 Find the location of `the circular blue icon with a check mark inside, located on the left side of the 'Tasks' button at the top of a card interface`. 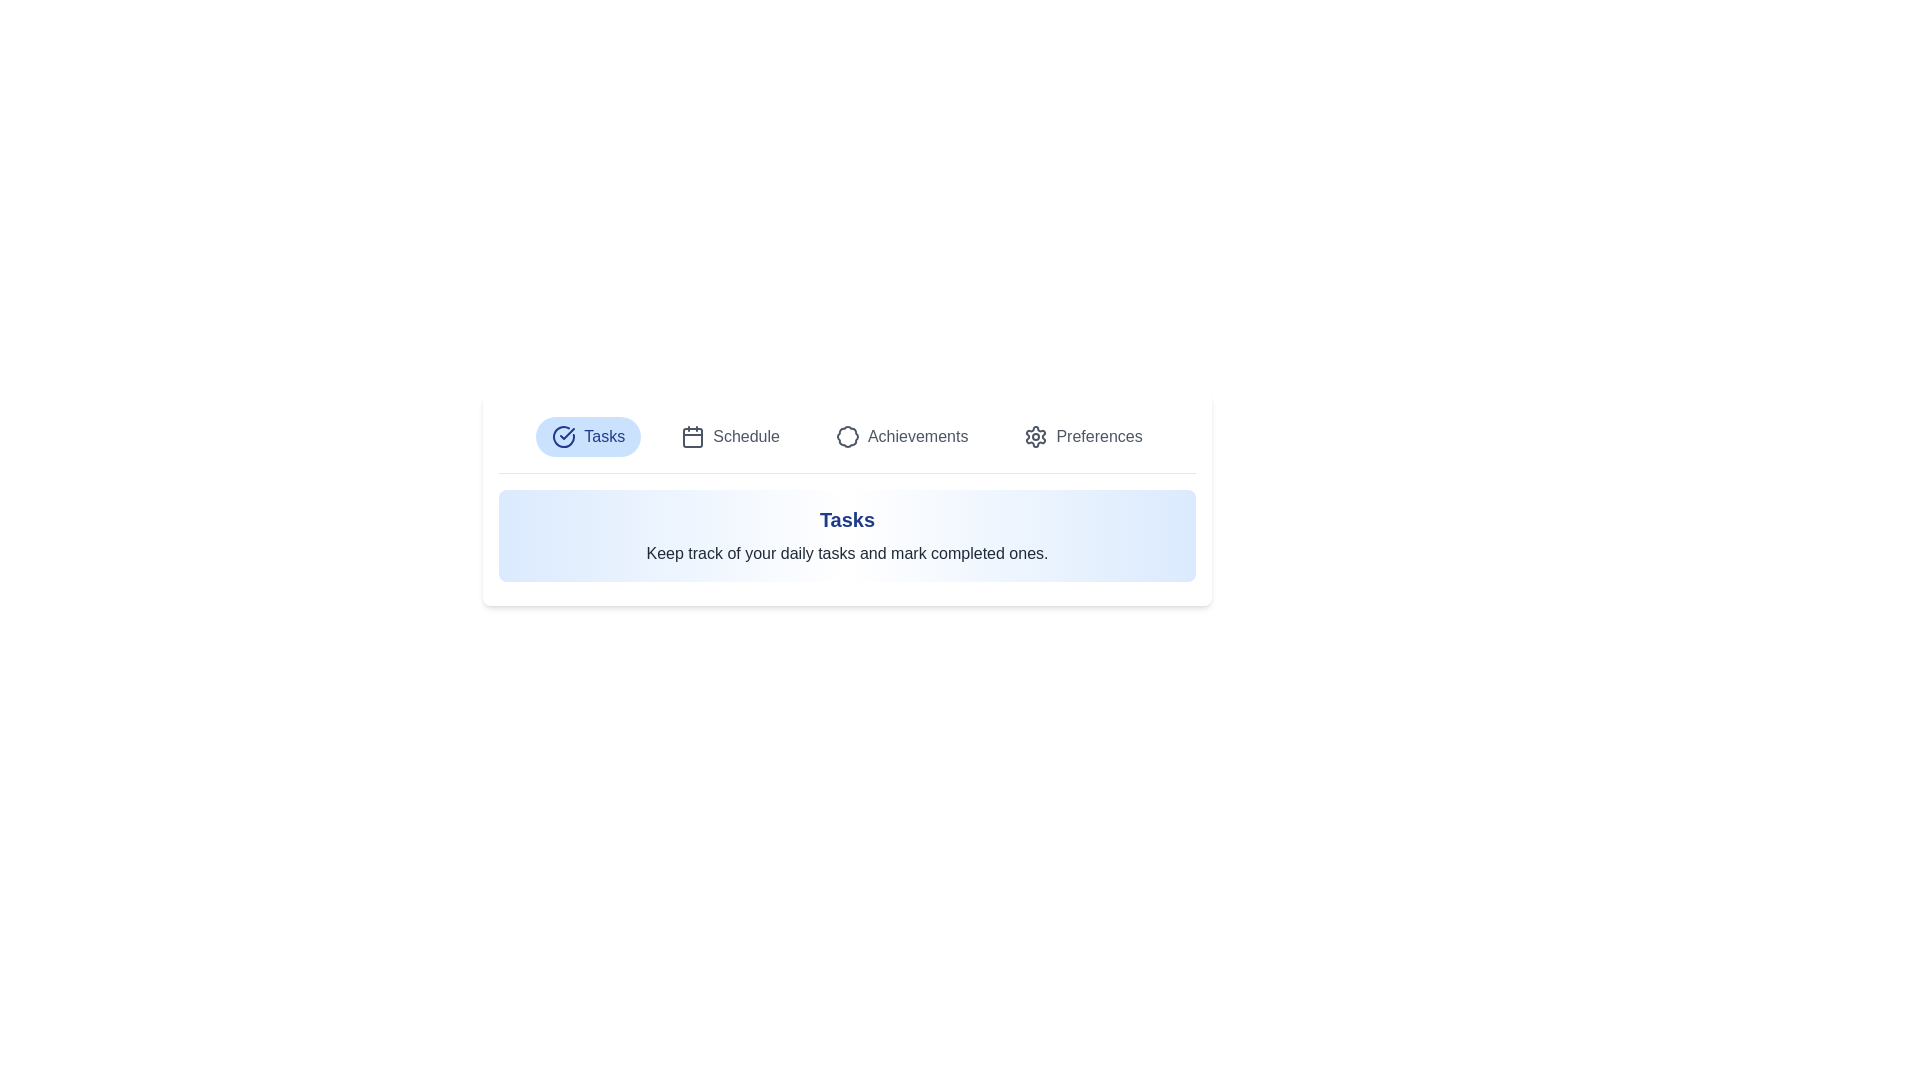

the circular blue icon with a check mark inside, located on the left side of the 'Tasks' button at the top of a card interface is located at coordinates (563, 435).